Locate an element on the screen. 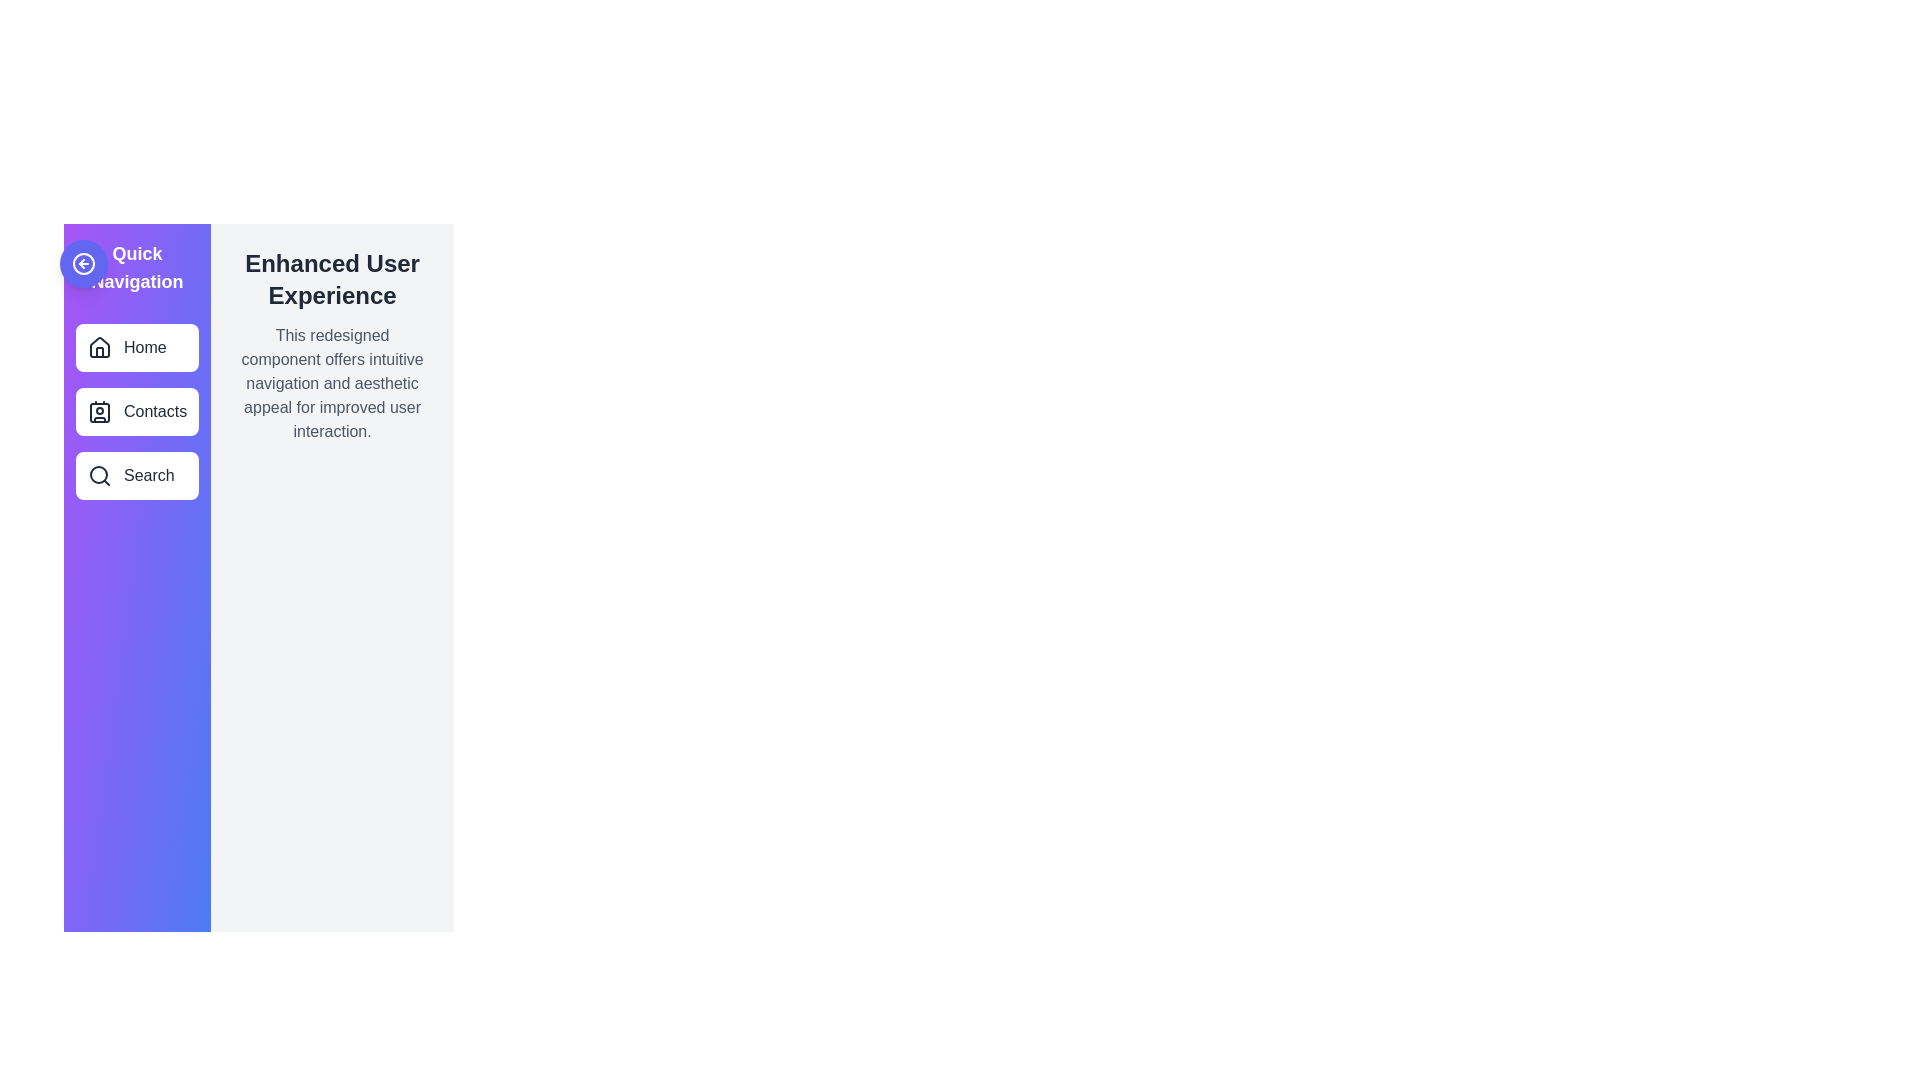  control button to toggle the drawer state is located at coordinates (82, 262).